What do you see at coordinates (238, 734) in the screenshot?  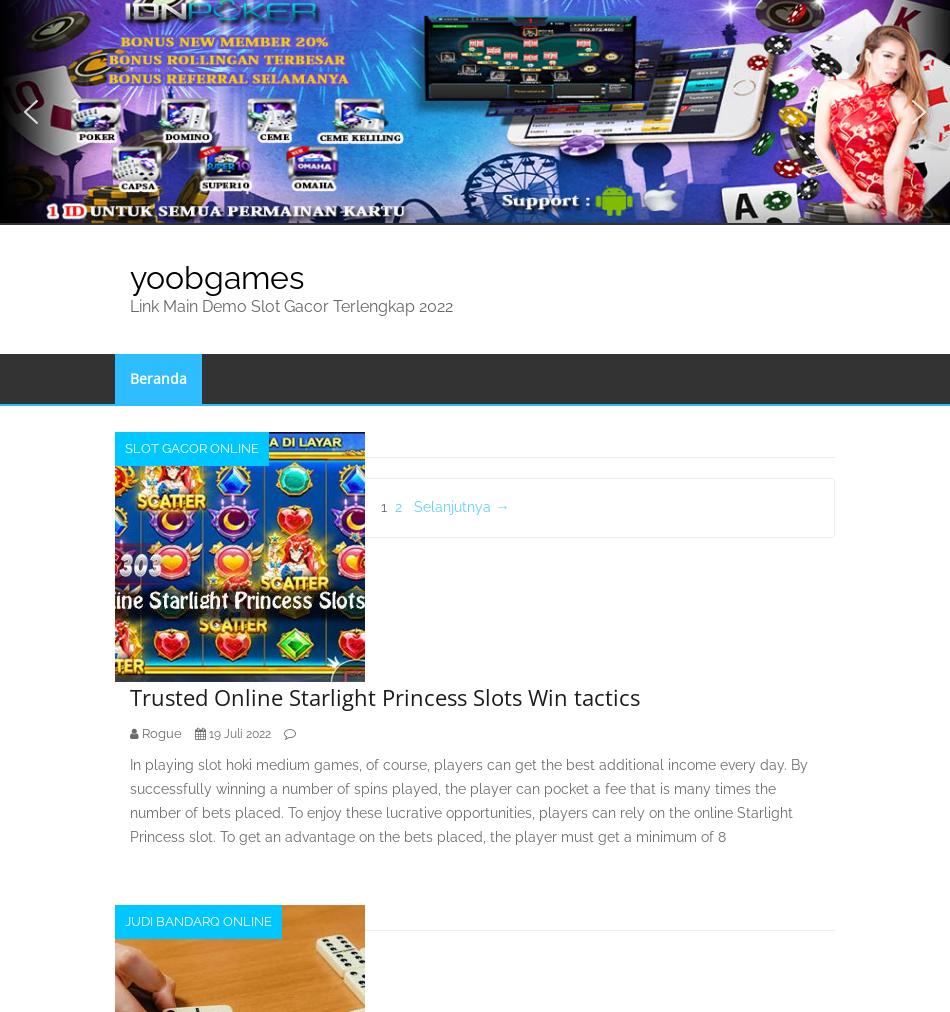 I see `'19 Juli 2022'` at bounding box center [238, 734].